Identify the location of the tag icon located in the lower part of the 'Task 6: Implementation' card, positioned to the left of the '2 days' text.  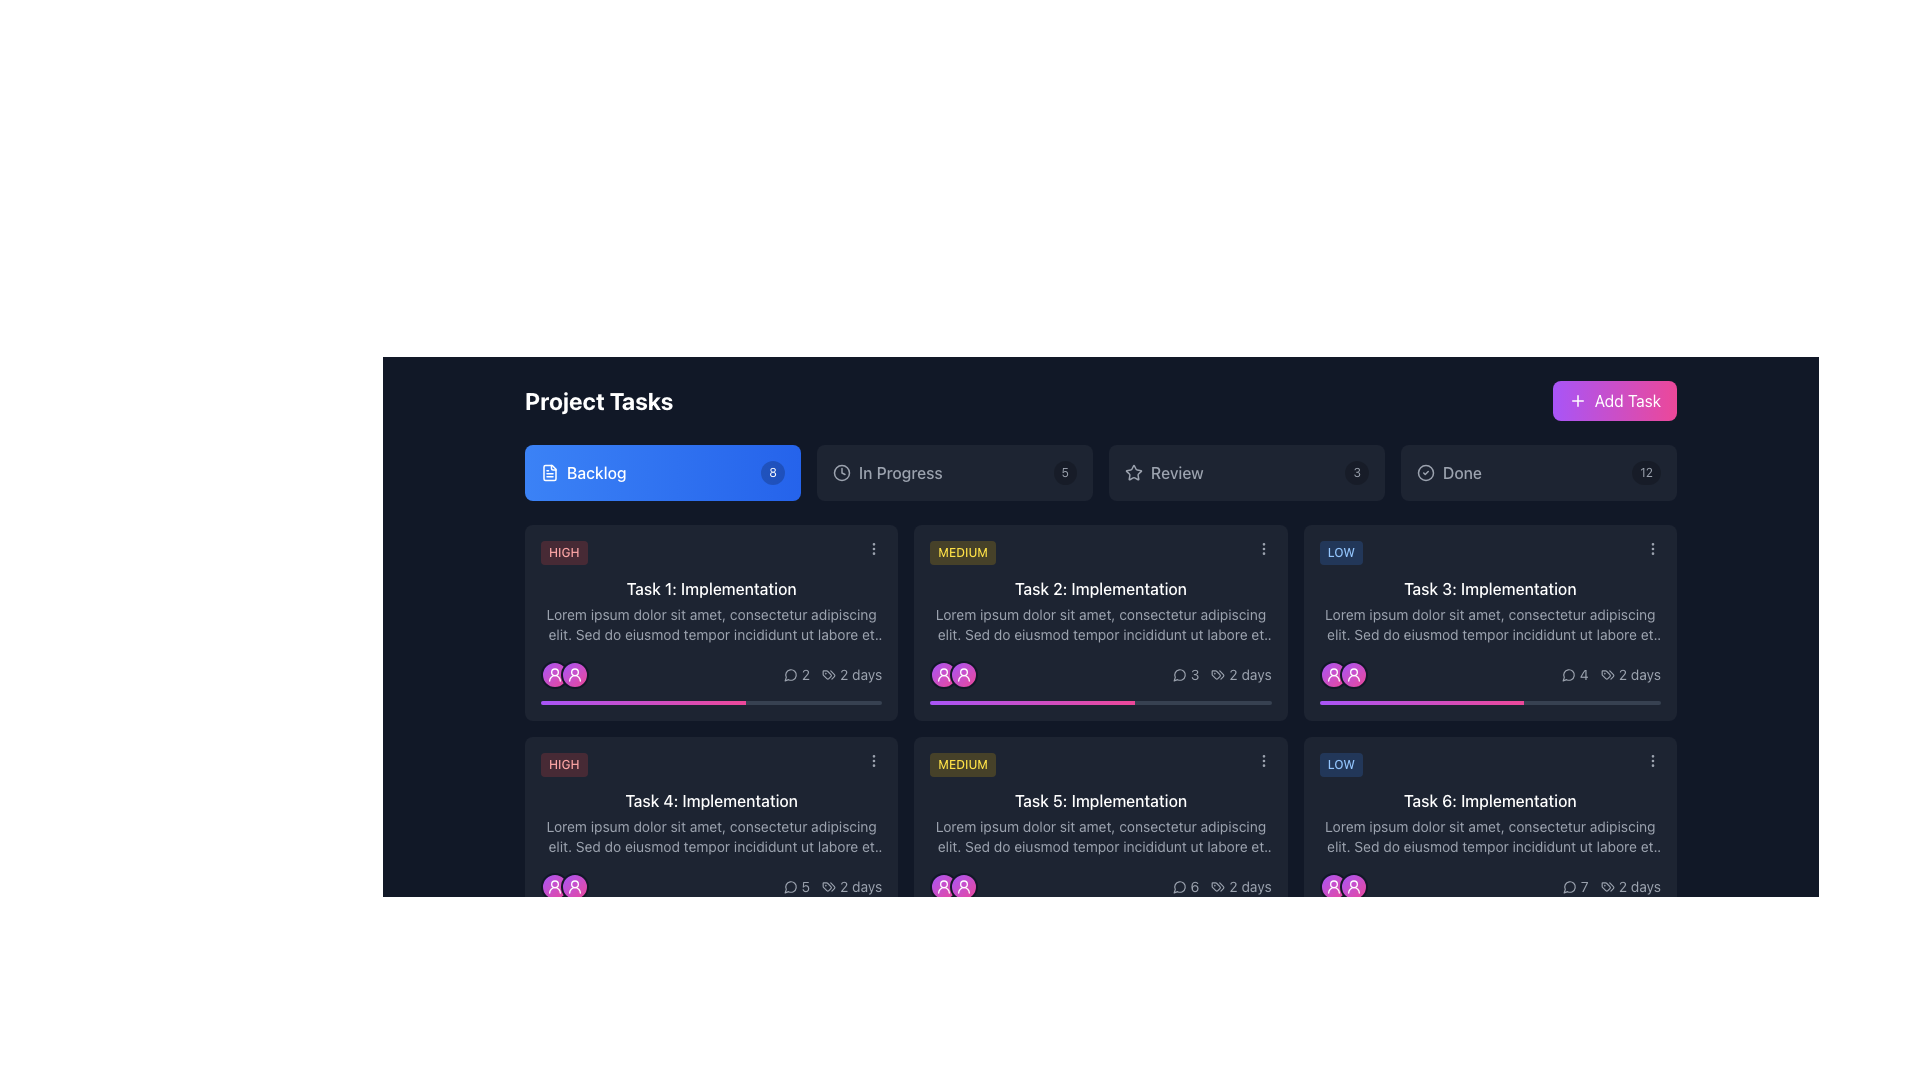
(1607, 886).